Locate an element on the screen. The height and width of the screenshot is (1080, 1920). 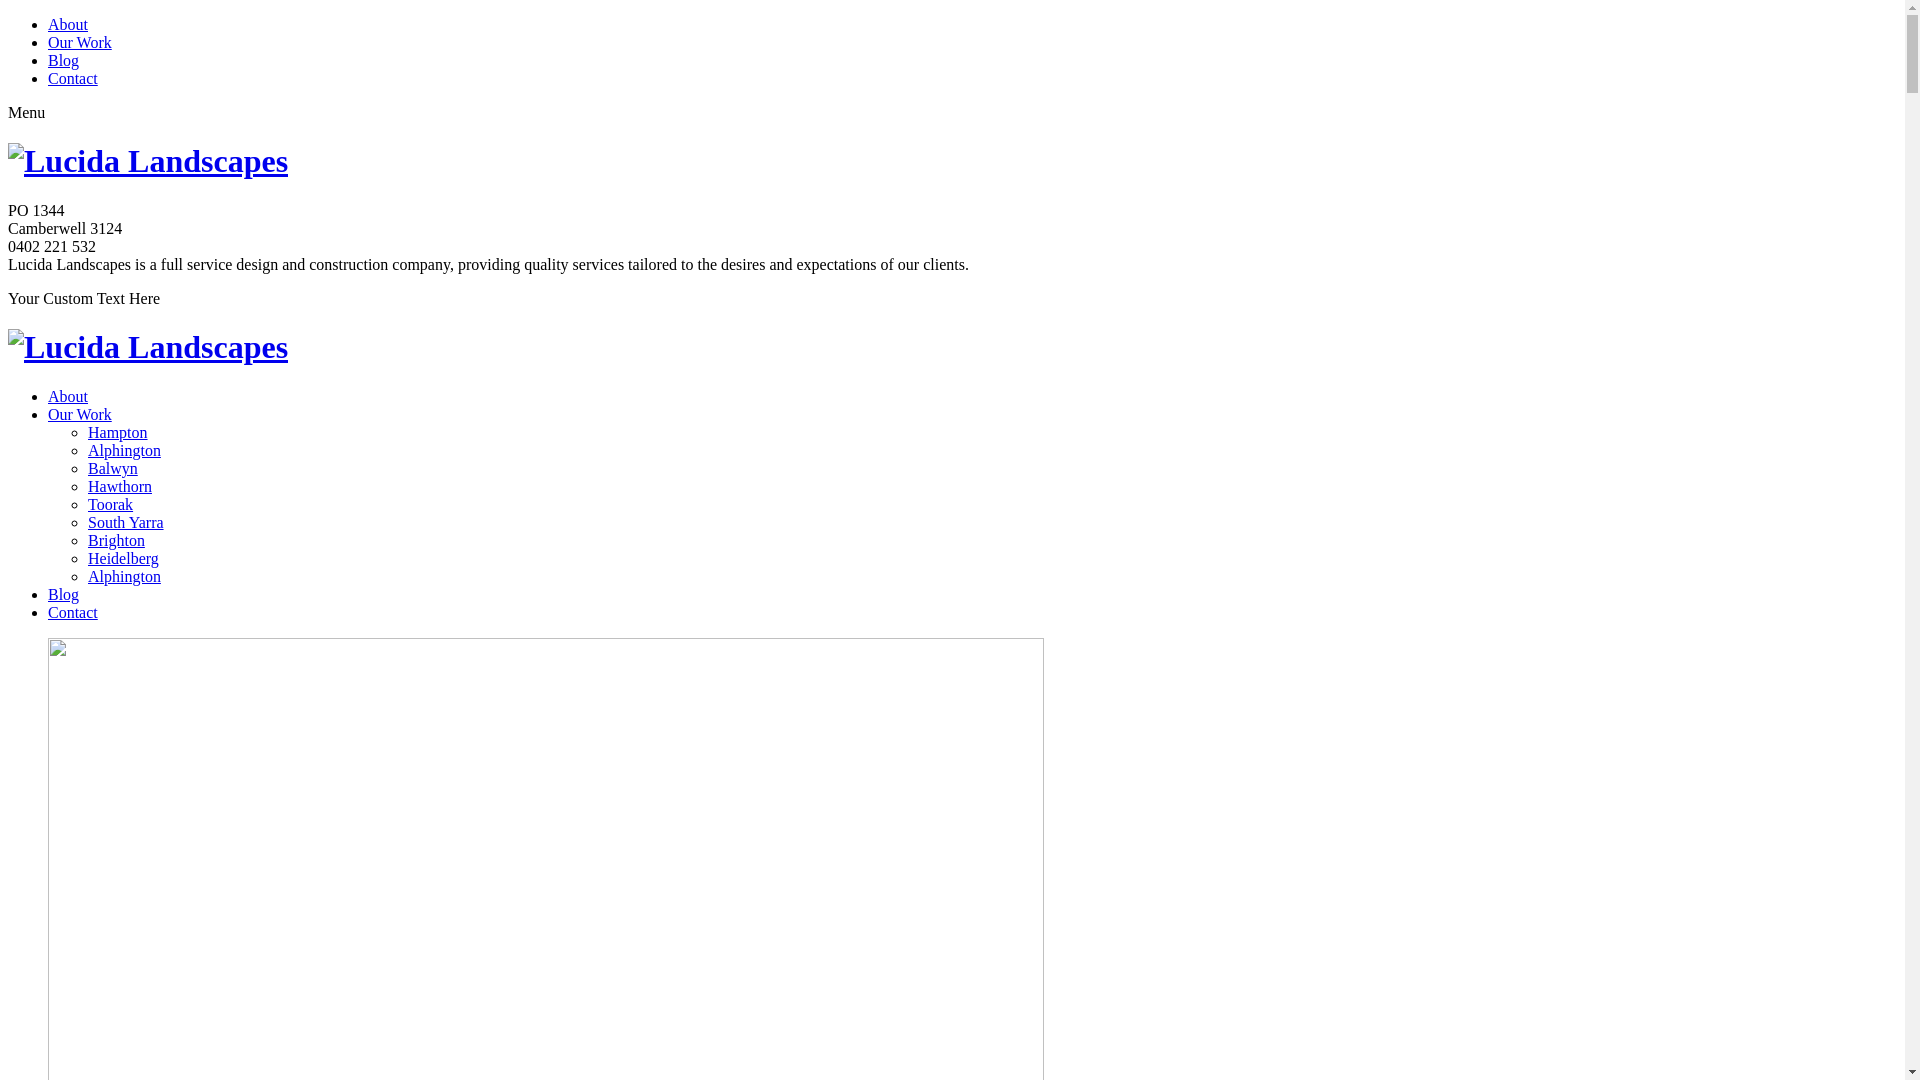
'Blog' is located at coordinates (63, 593).